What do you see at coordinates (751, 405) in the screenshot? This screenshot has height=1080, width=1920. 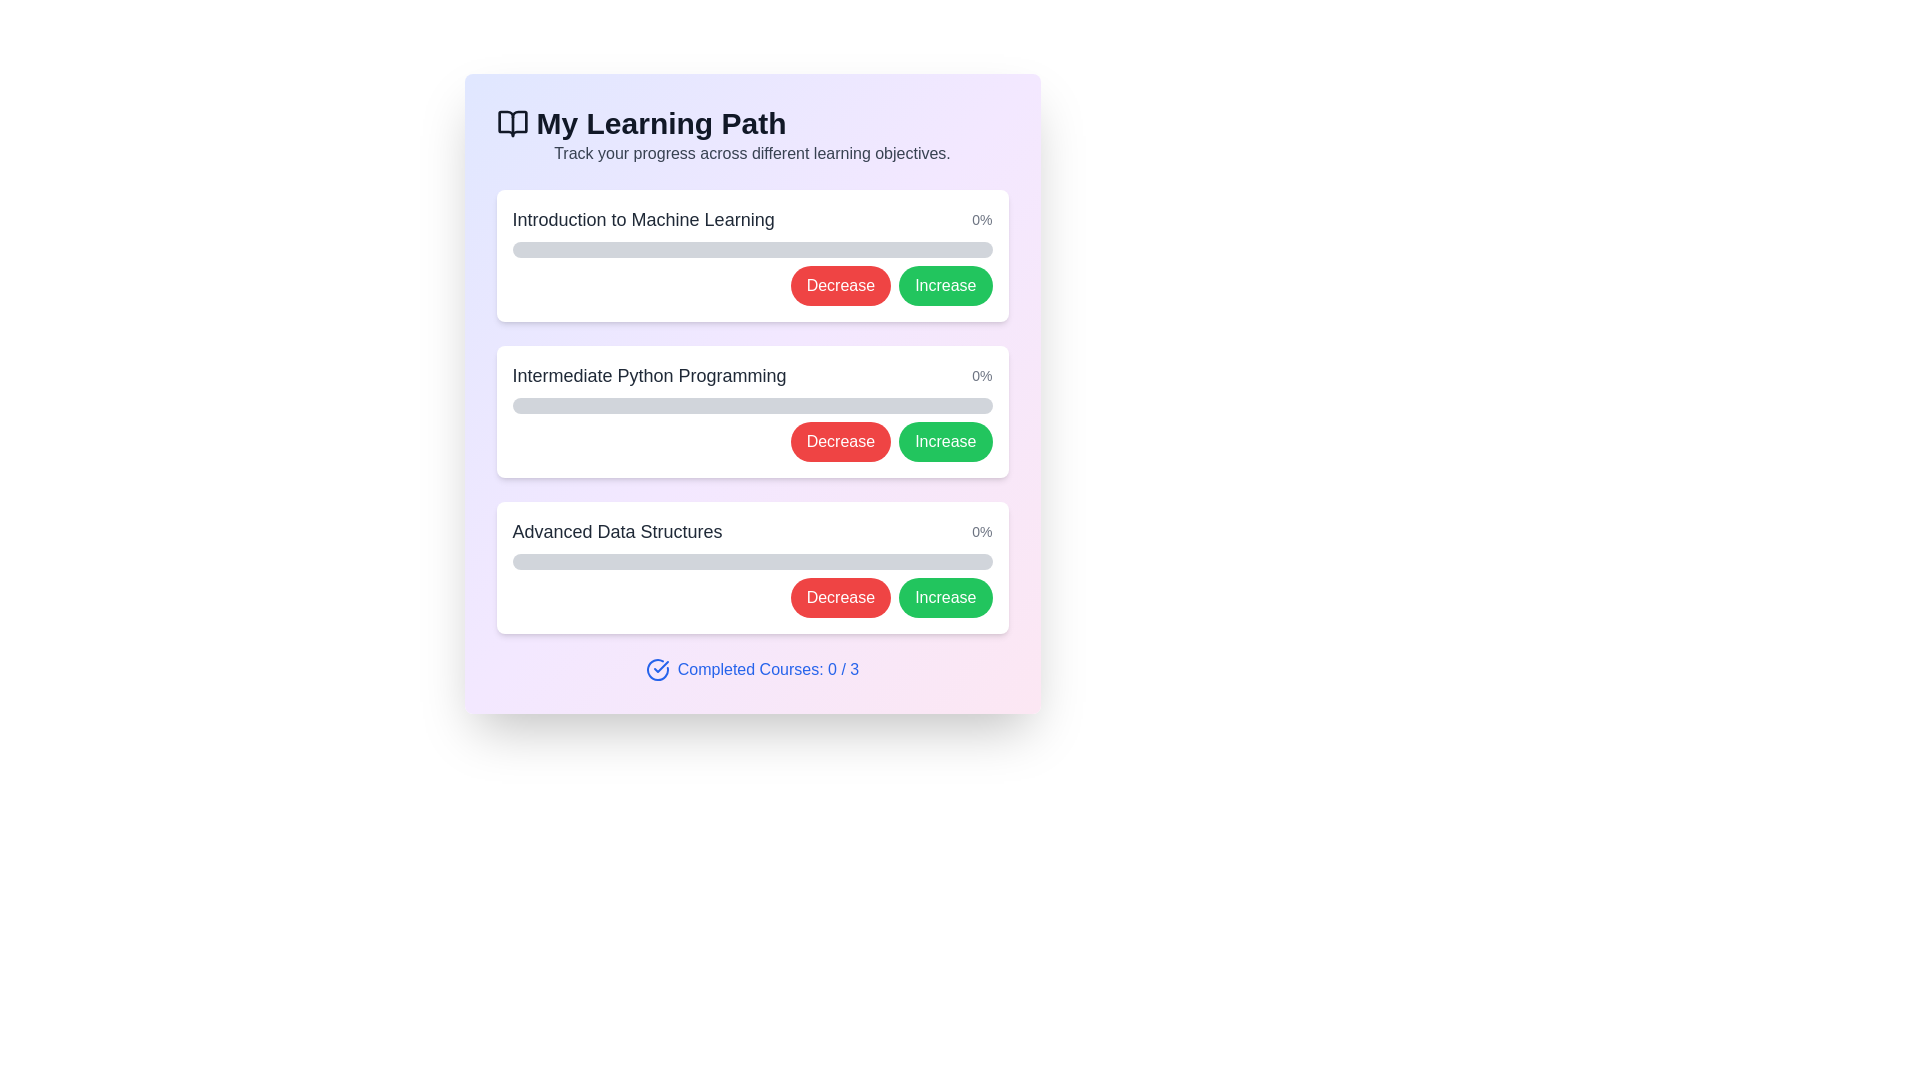 I see `the horizontal progress bar located in the 'Intermediate Python Programming' section, situated below the 'Intermediate Python Programming 0%' label and above the 'Decrease' and 'Increase' buttons` at bounding box center [751, 405].